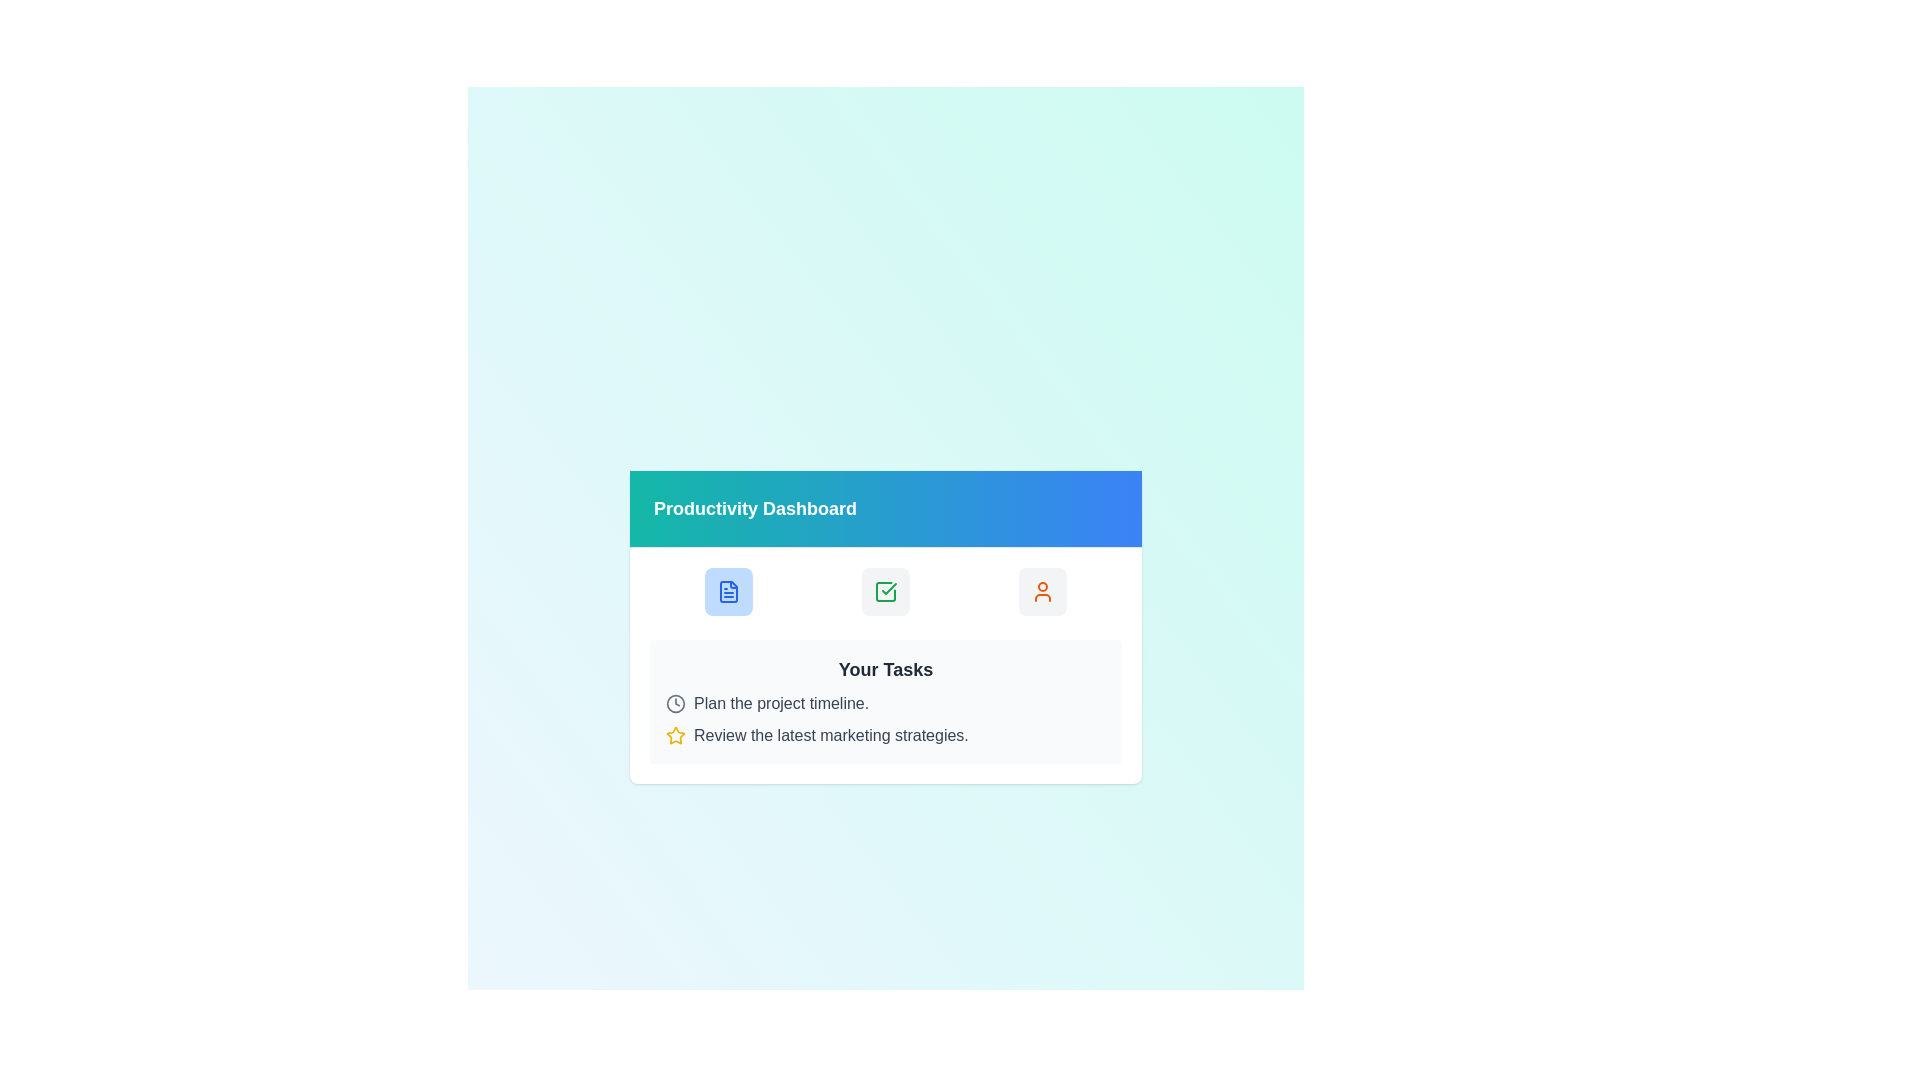  Describe the element at coordinates (885, 735) in the screenshot. I see `the second task item listed under the 'Your Tasks' section` at that location.